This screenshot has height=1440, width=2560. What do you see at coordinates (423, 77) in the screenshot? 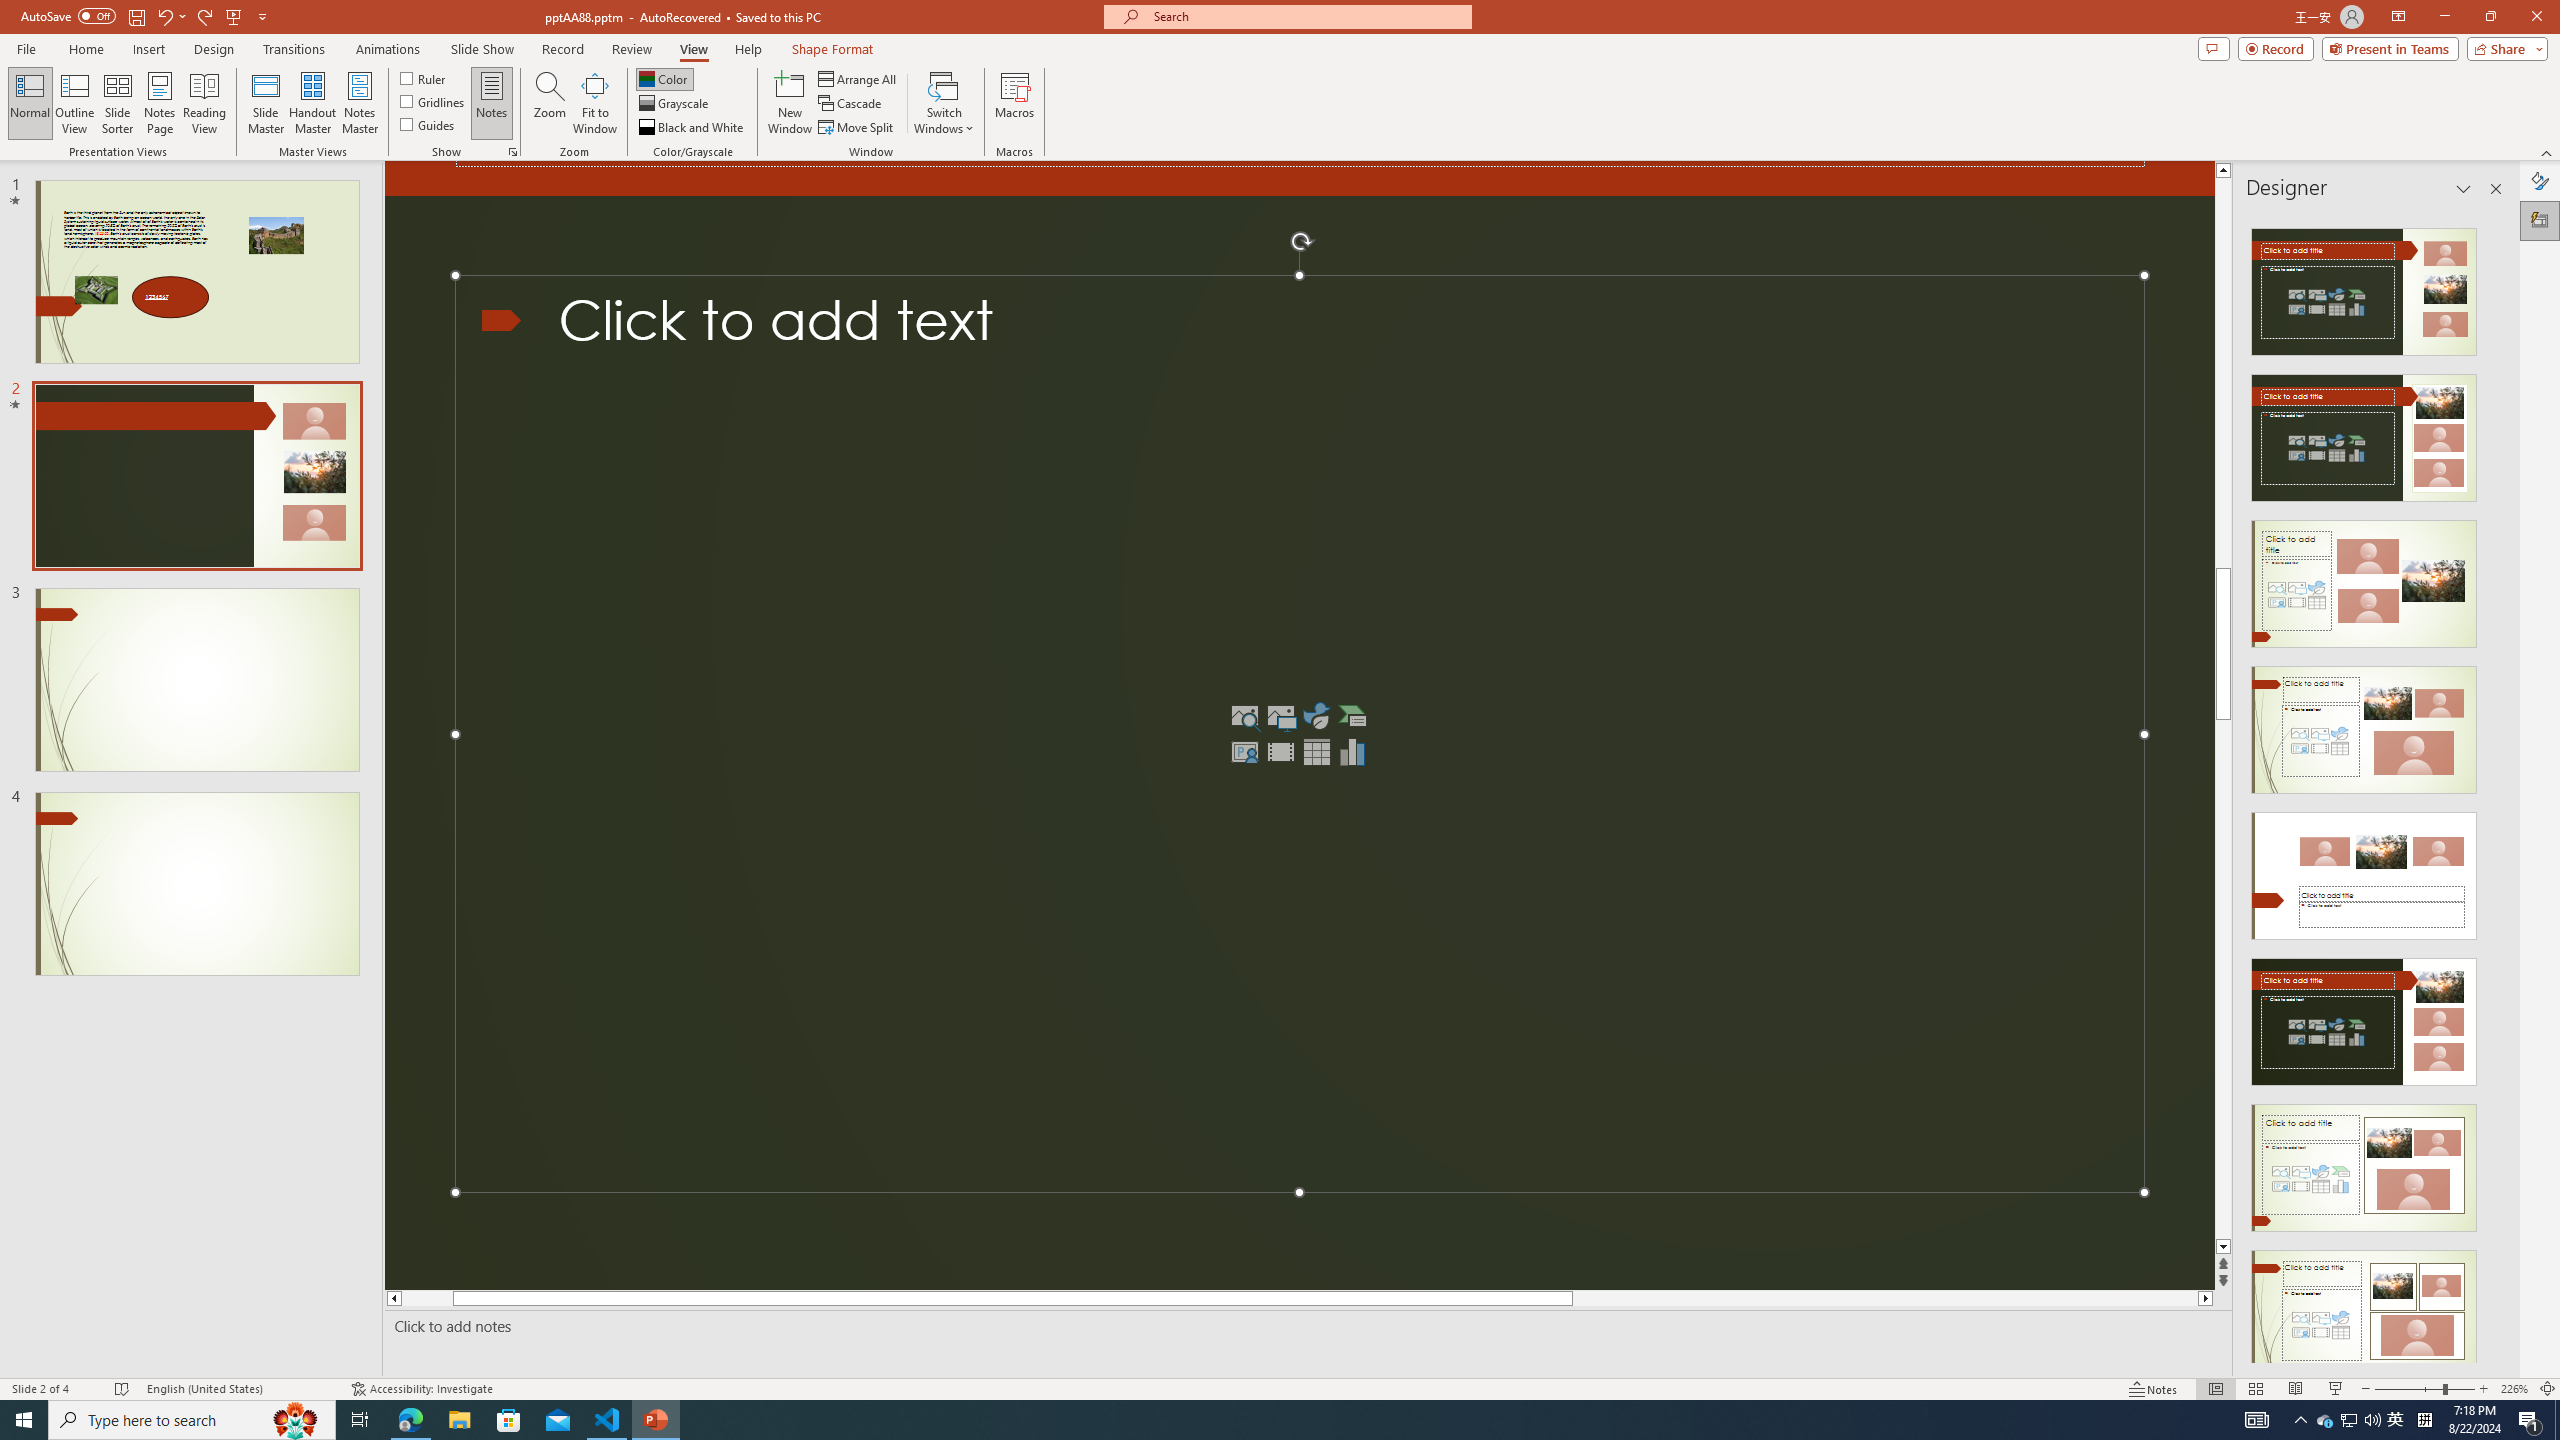
I see `'Ruler'` at bounding box center [423, 77].